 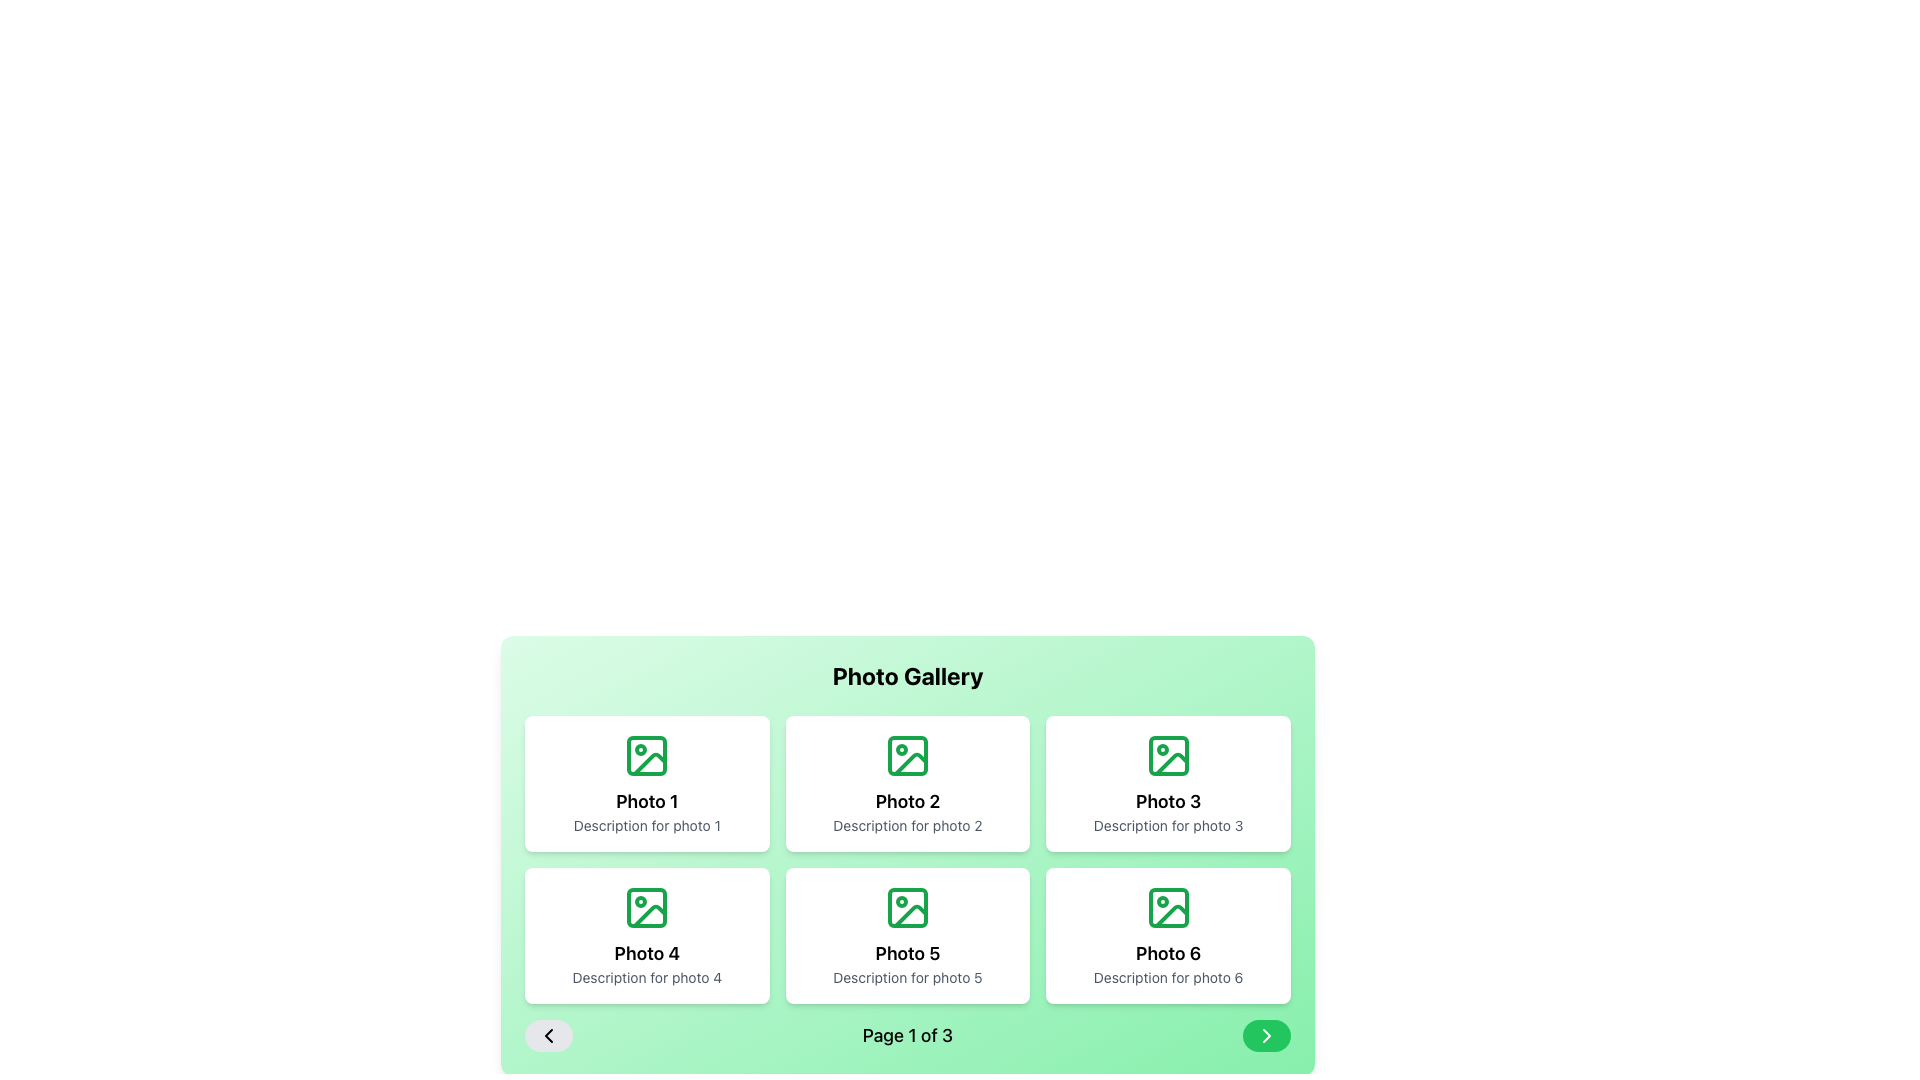 What do you see at coordinates (1168, 782) in the screenshot?
I see `the third card element in the photo gallery grid` at bounding box center [1168, 782].